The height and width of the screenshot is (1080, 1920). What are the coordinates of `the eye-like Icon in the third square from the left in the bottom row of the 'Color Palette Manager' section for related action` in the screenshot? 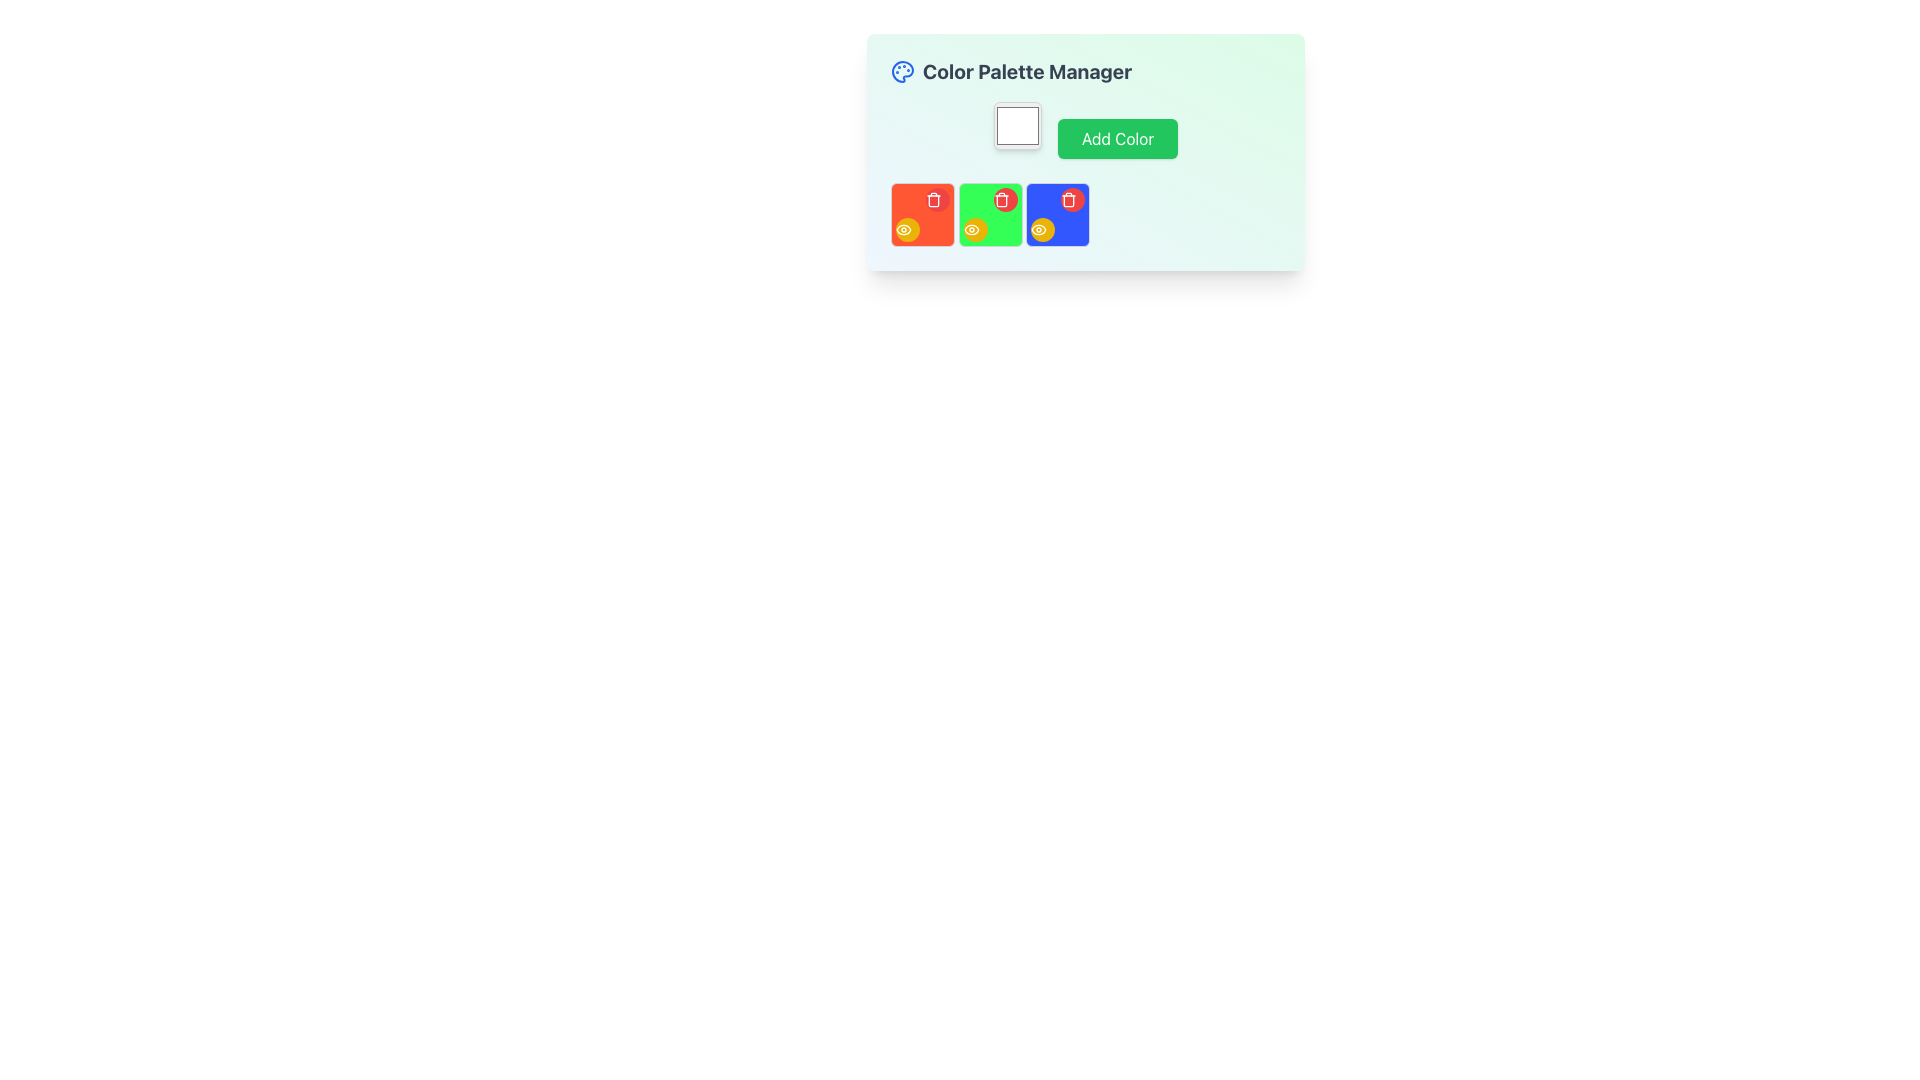 It's located at (902, 229).